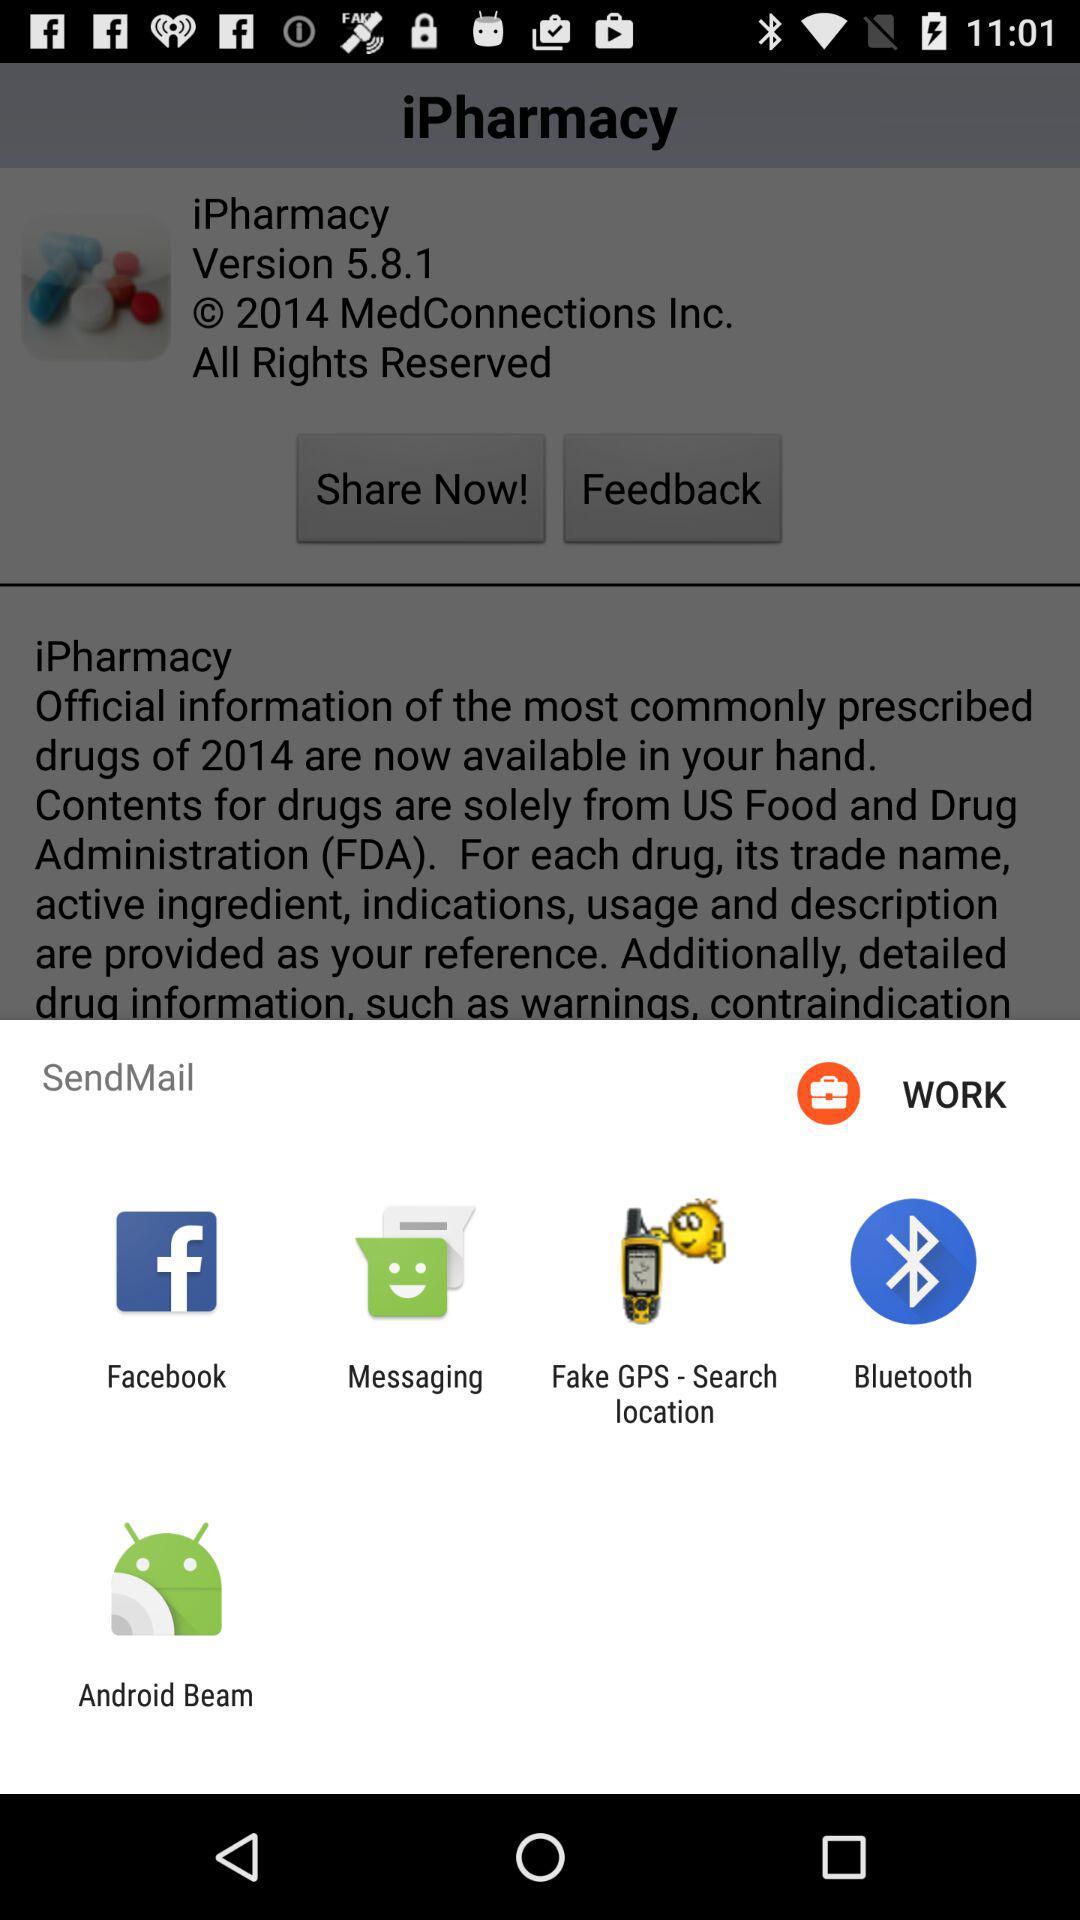 The width and height of the screenshot is (1080, 1920). What do you see at coordinates (913, 1392) in the screenshot?
I see `the bluetooth at the bottom right corner` at bounding box center [913, 1392].